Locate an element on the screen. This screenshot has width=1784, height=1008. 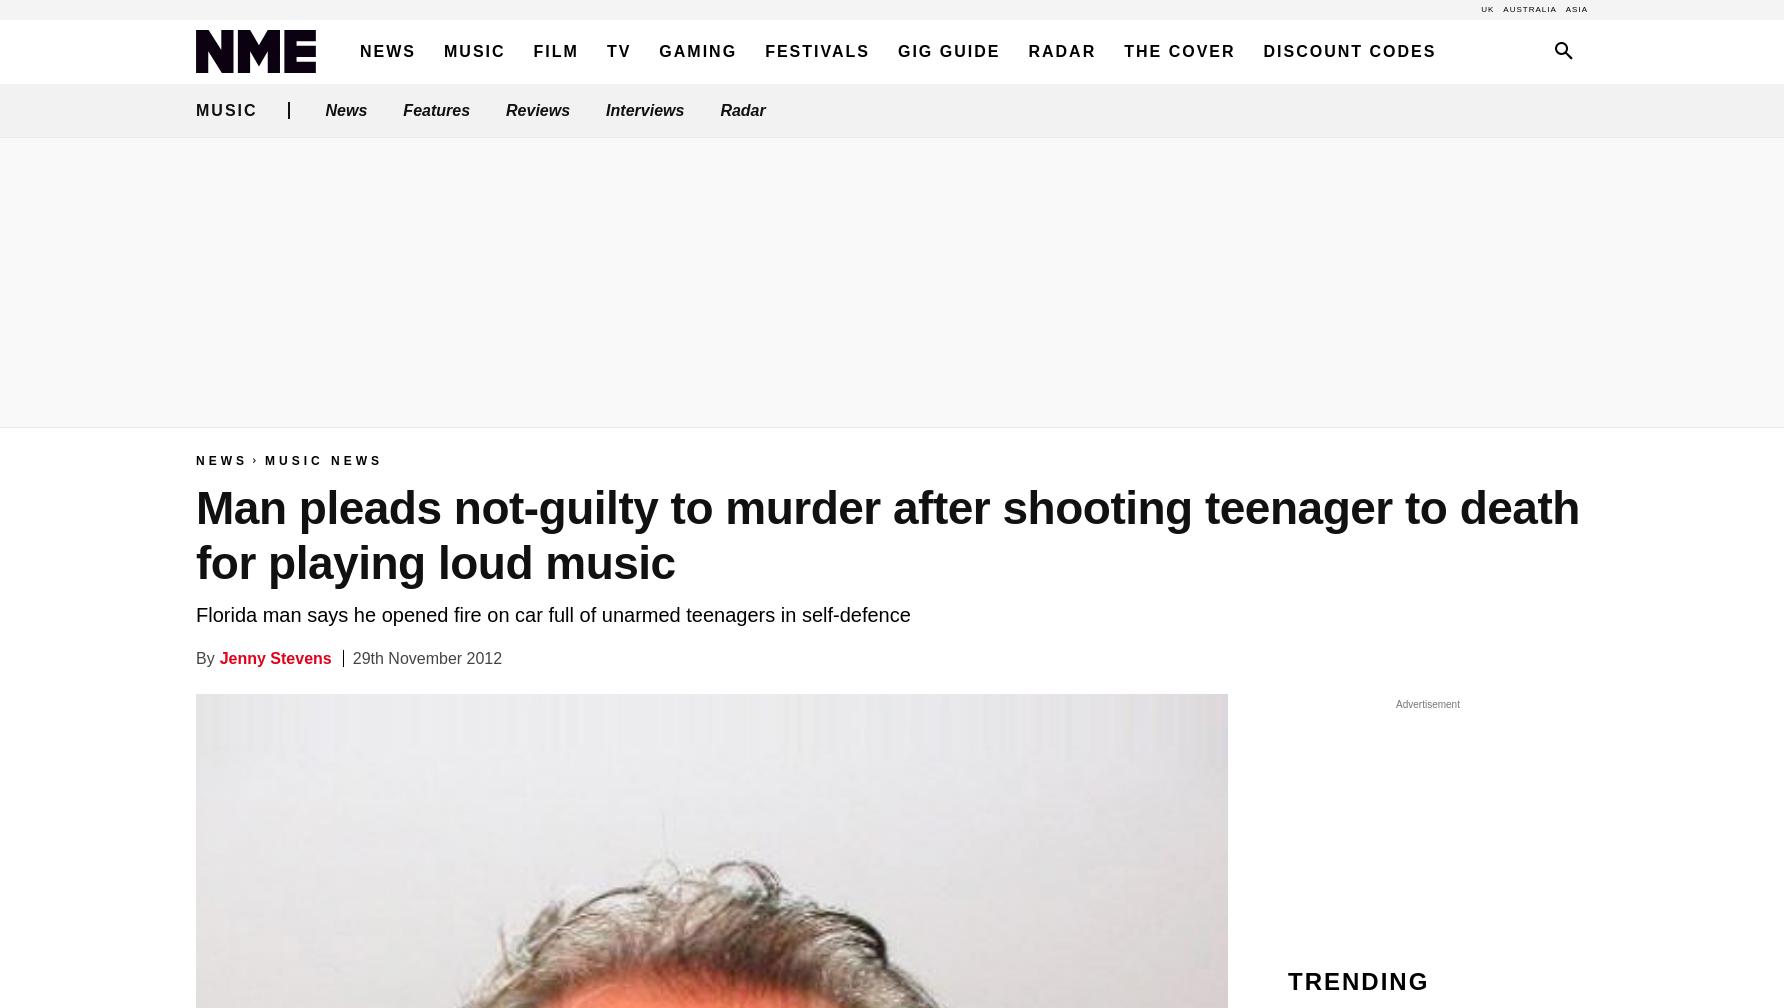
'TV' is located at coordinates (617, 51).